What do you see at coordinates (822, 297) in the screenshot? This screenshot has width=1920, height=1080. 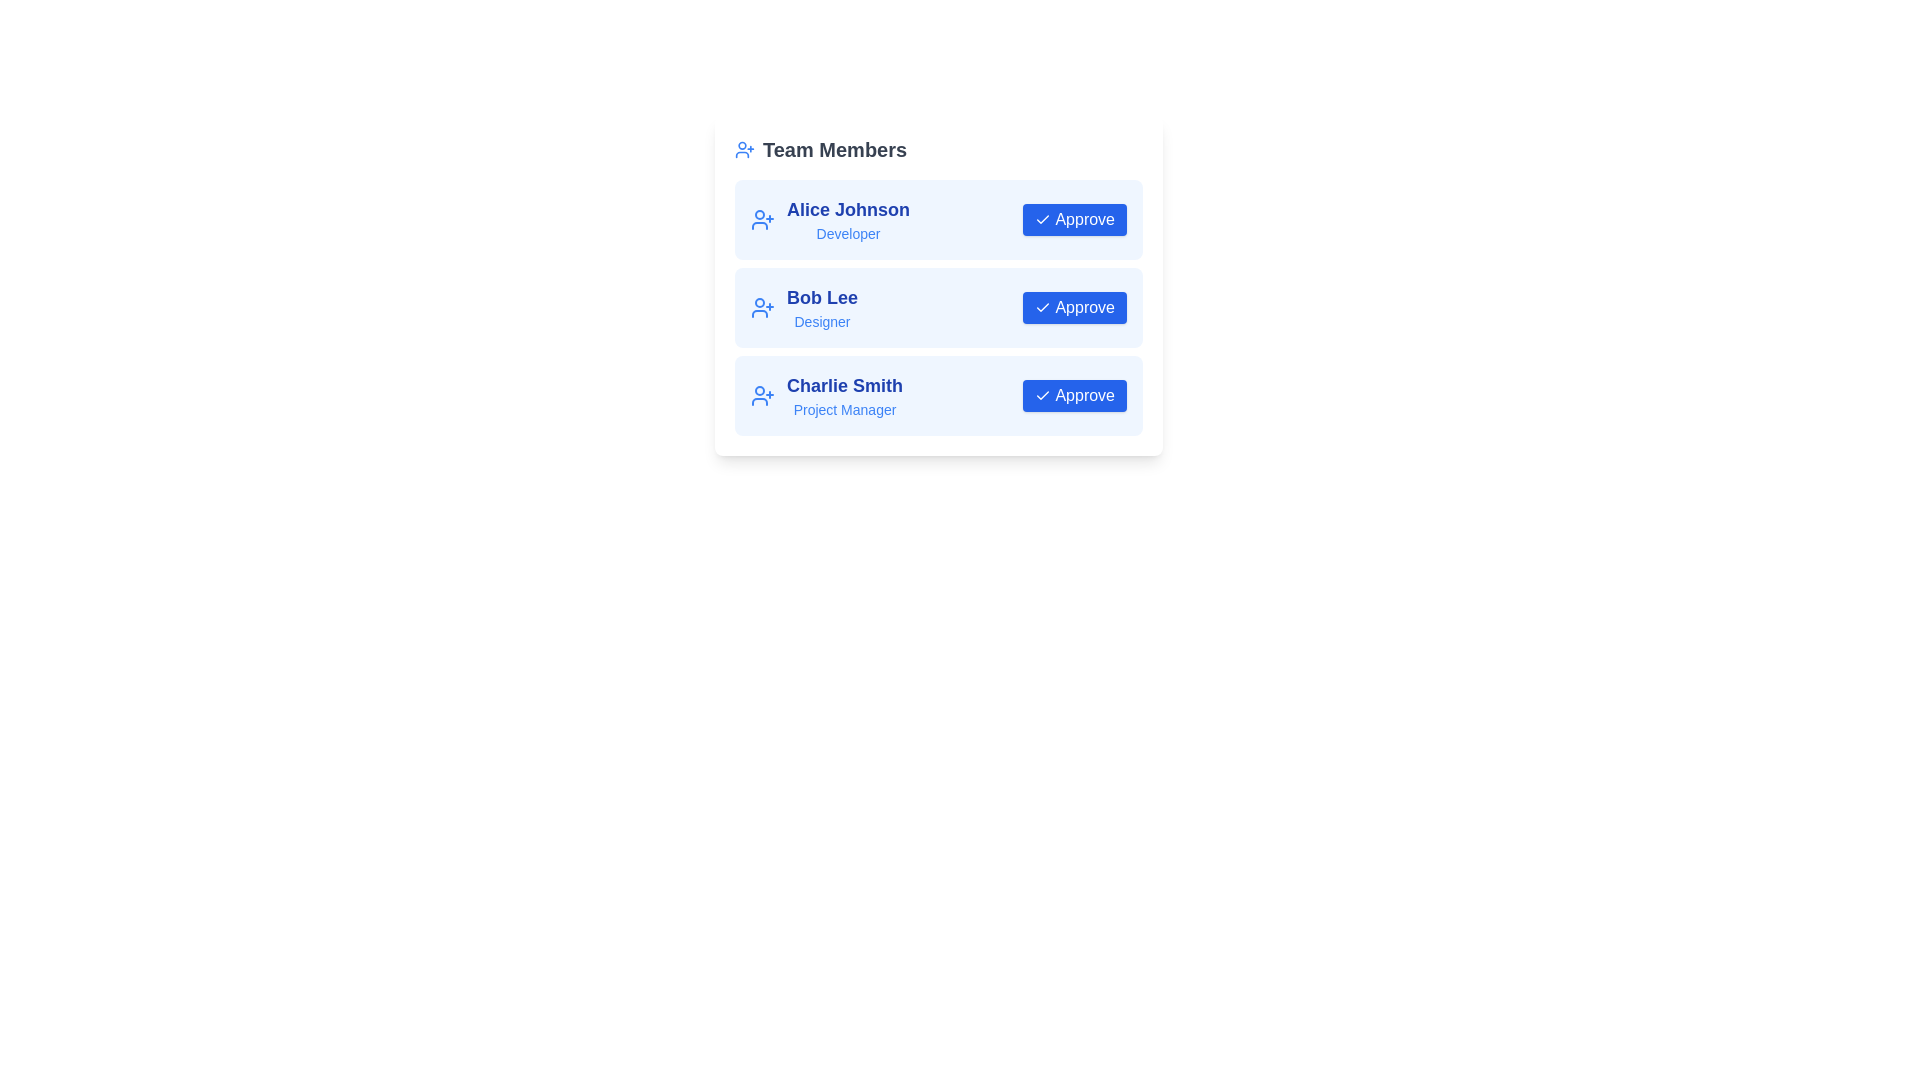 I see `the text label 'Bob Lee' displayed in a bold blue font` at bounding box center [822, 297].